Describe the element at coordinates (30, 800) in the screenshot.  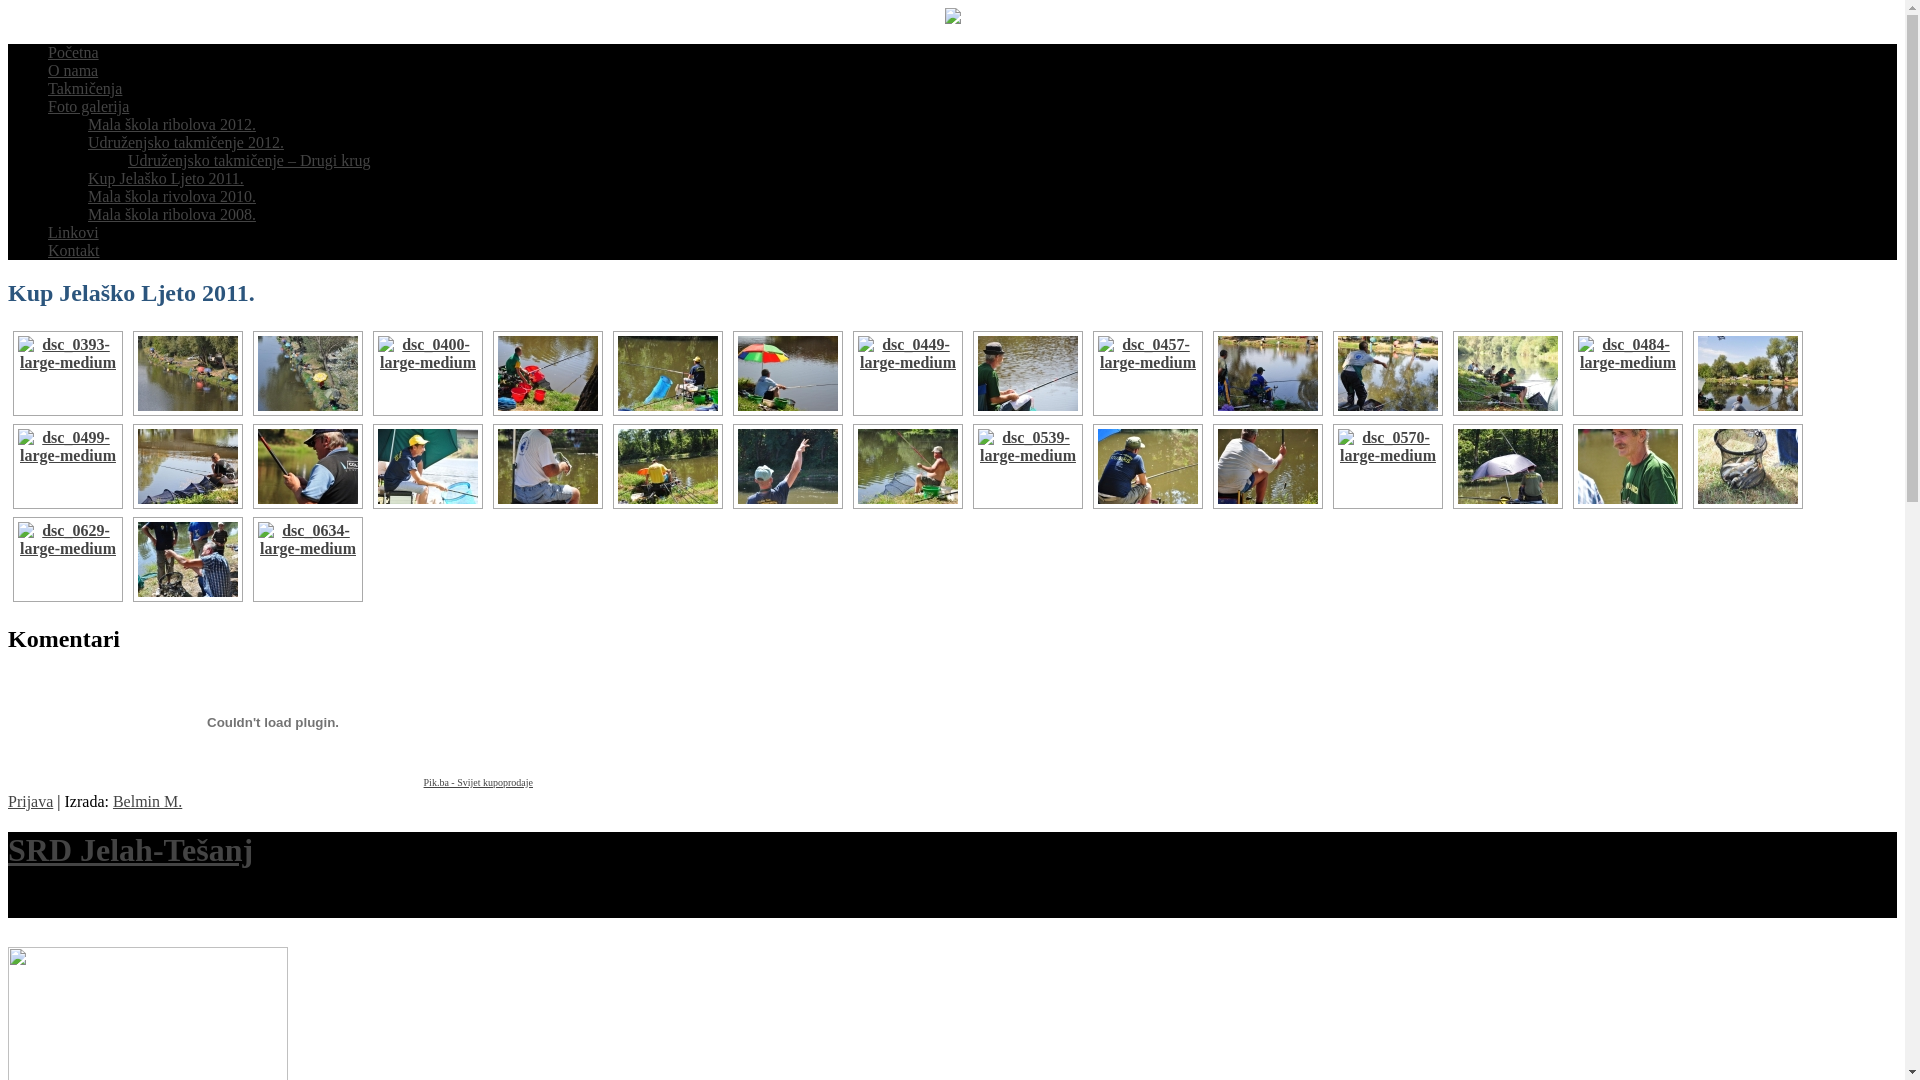
I see `'Prijava'` at that location.